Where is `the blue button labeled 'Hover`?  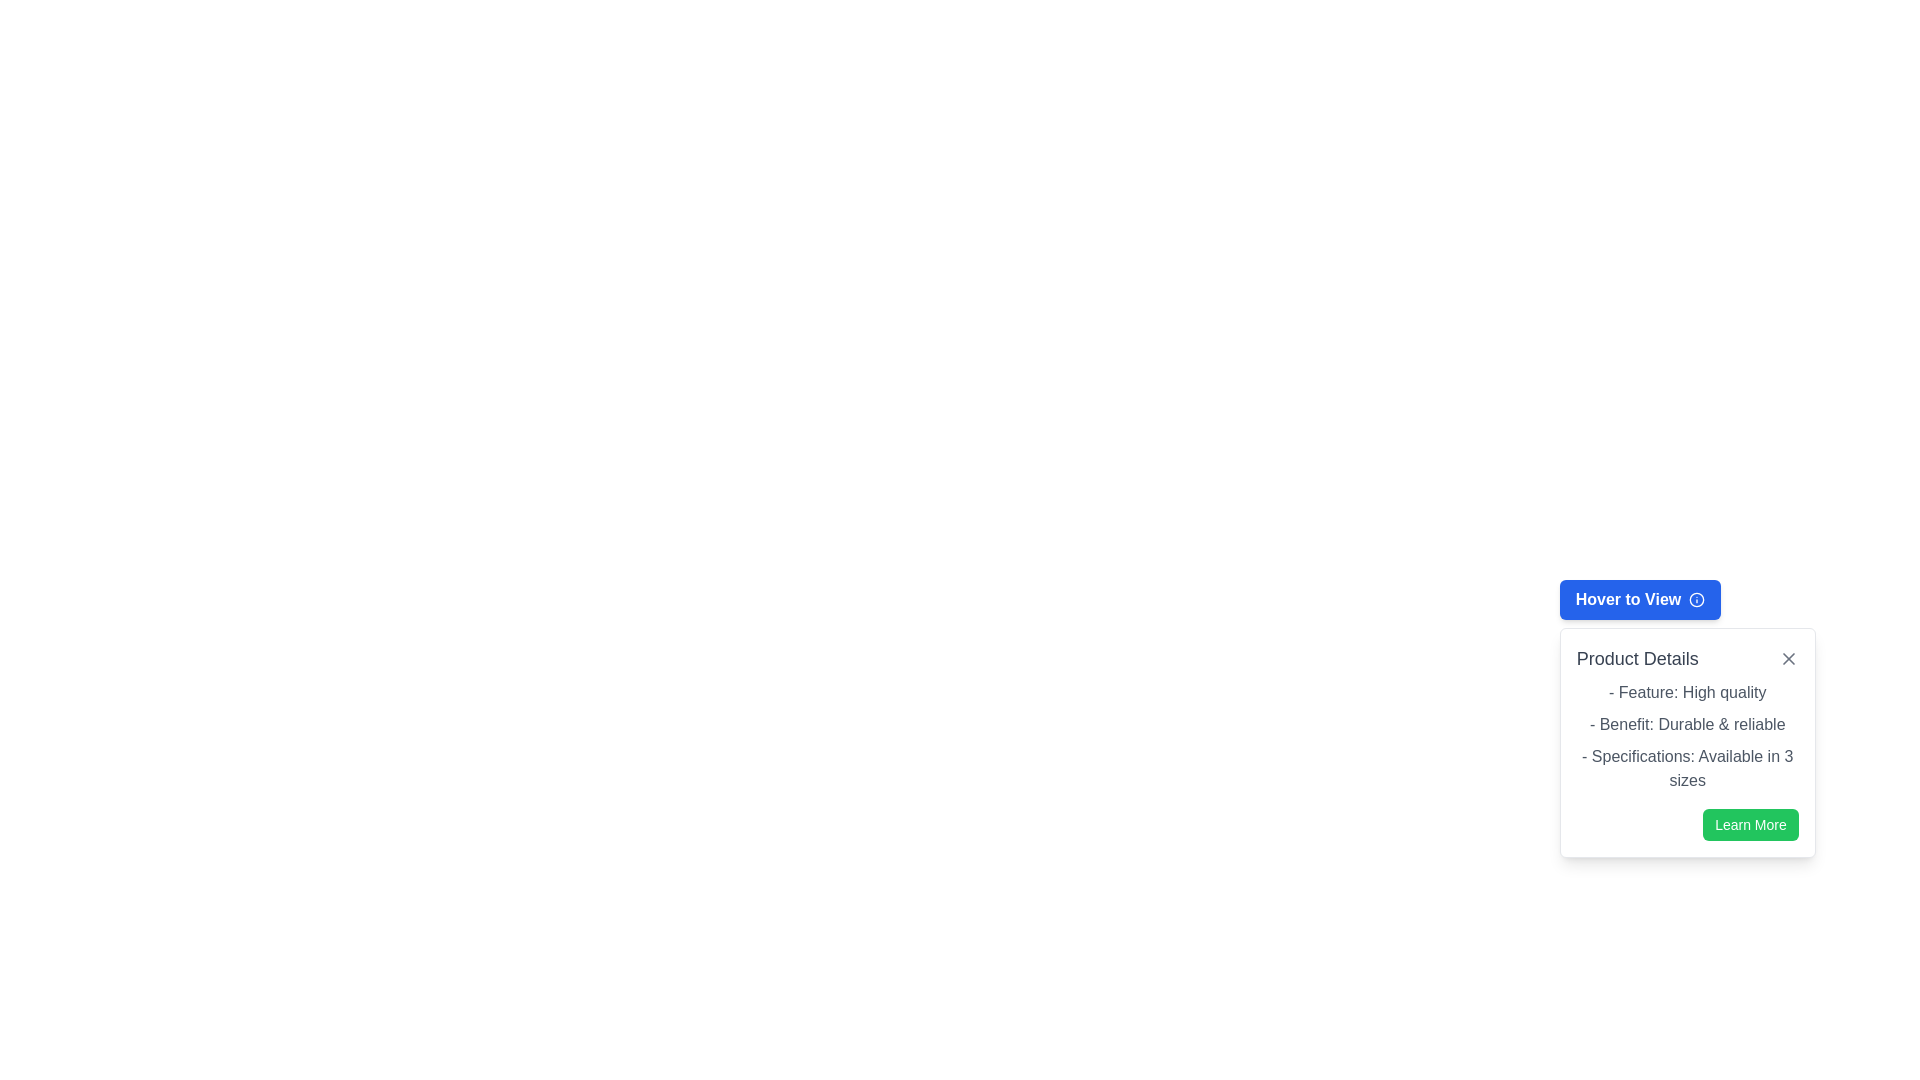 the blue button labeled 'Hover is located at coordinates (1640, 808).